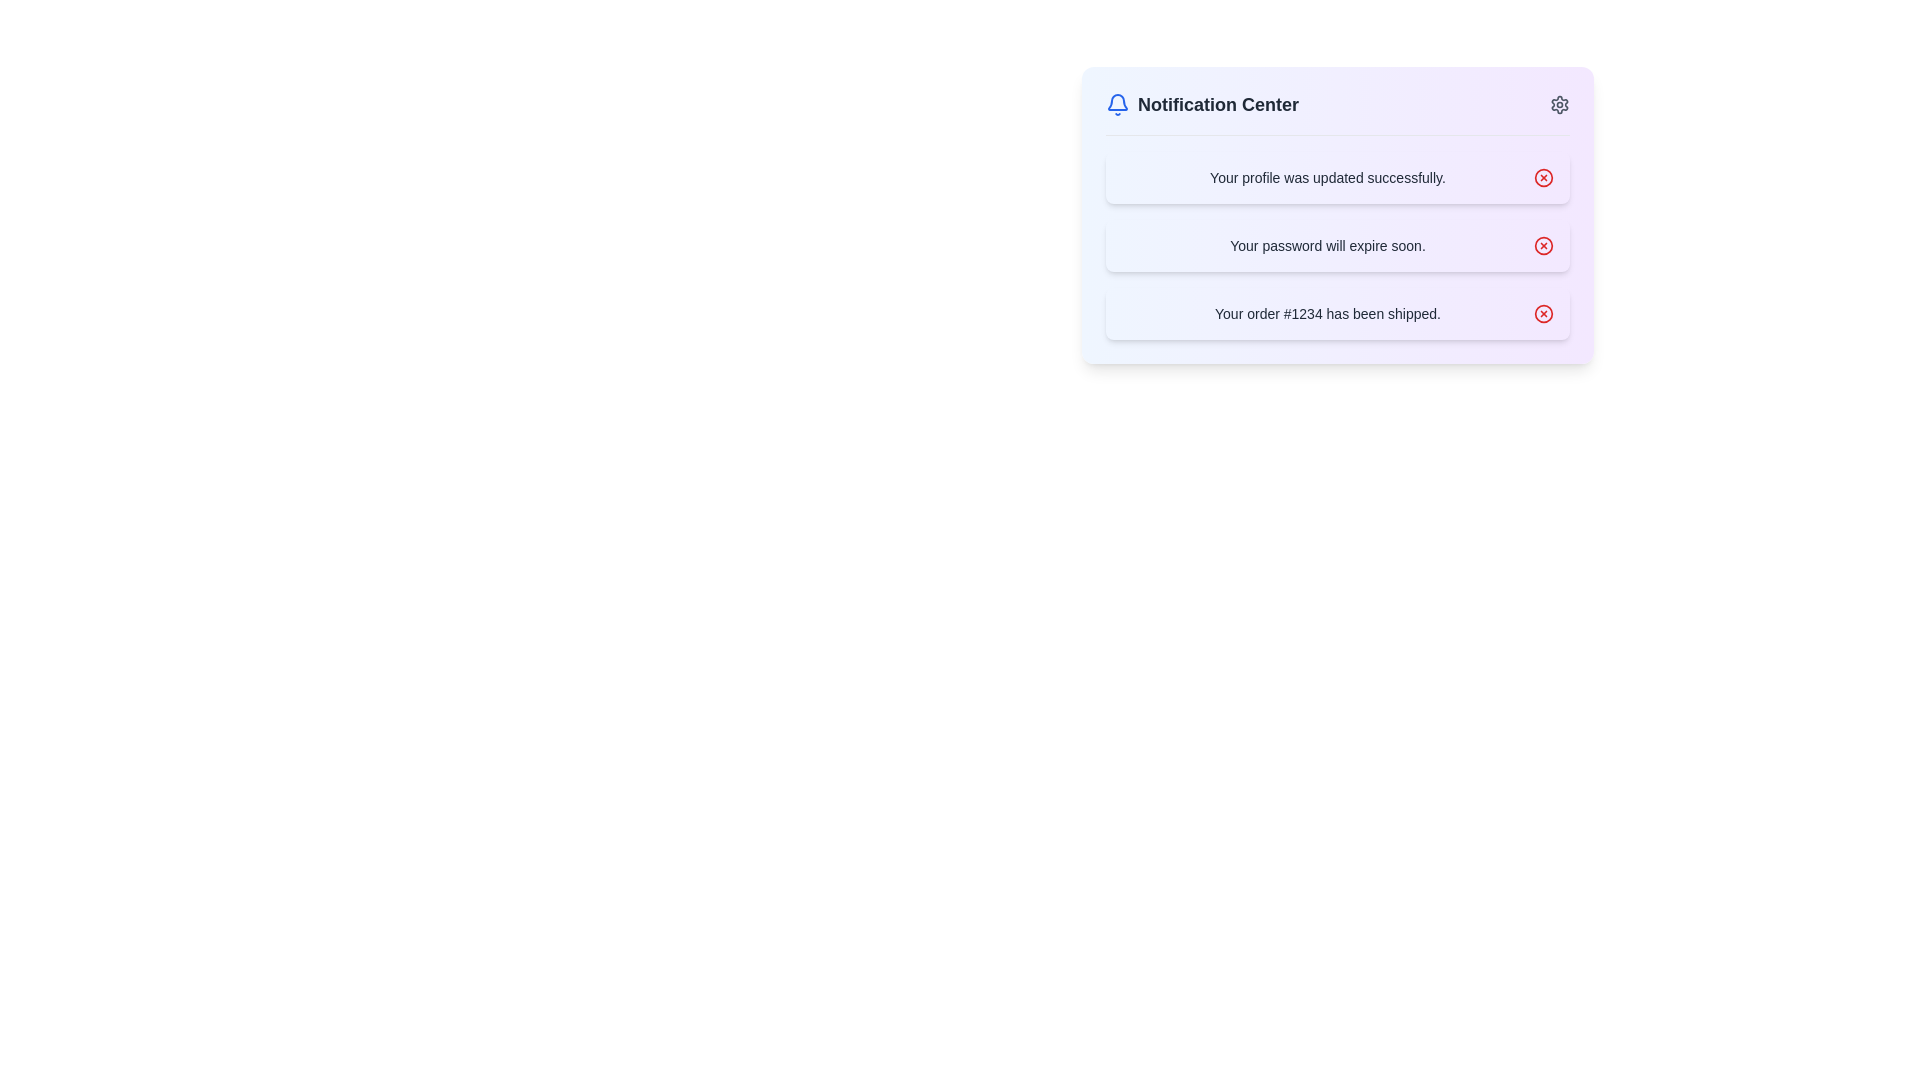 The width and height of the screenshot is (1920, 1080). I want to click on the close button located on the right side of the notification that reads 'Your profile was updated successfully.', so click(1543, 176).